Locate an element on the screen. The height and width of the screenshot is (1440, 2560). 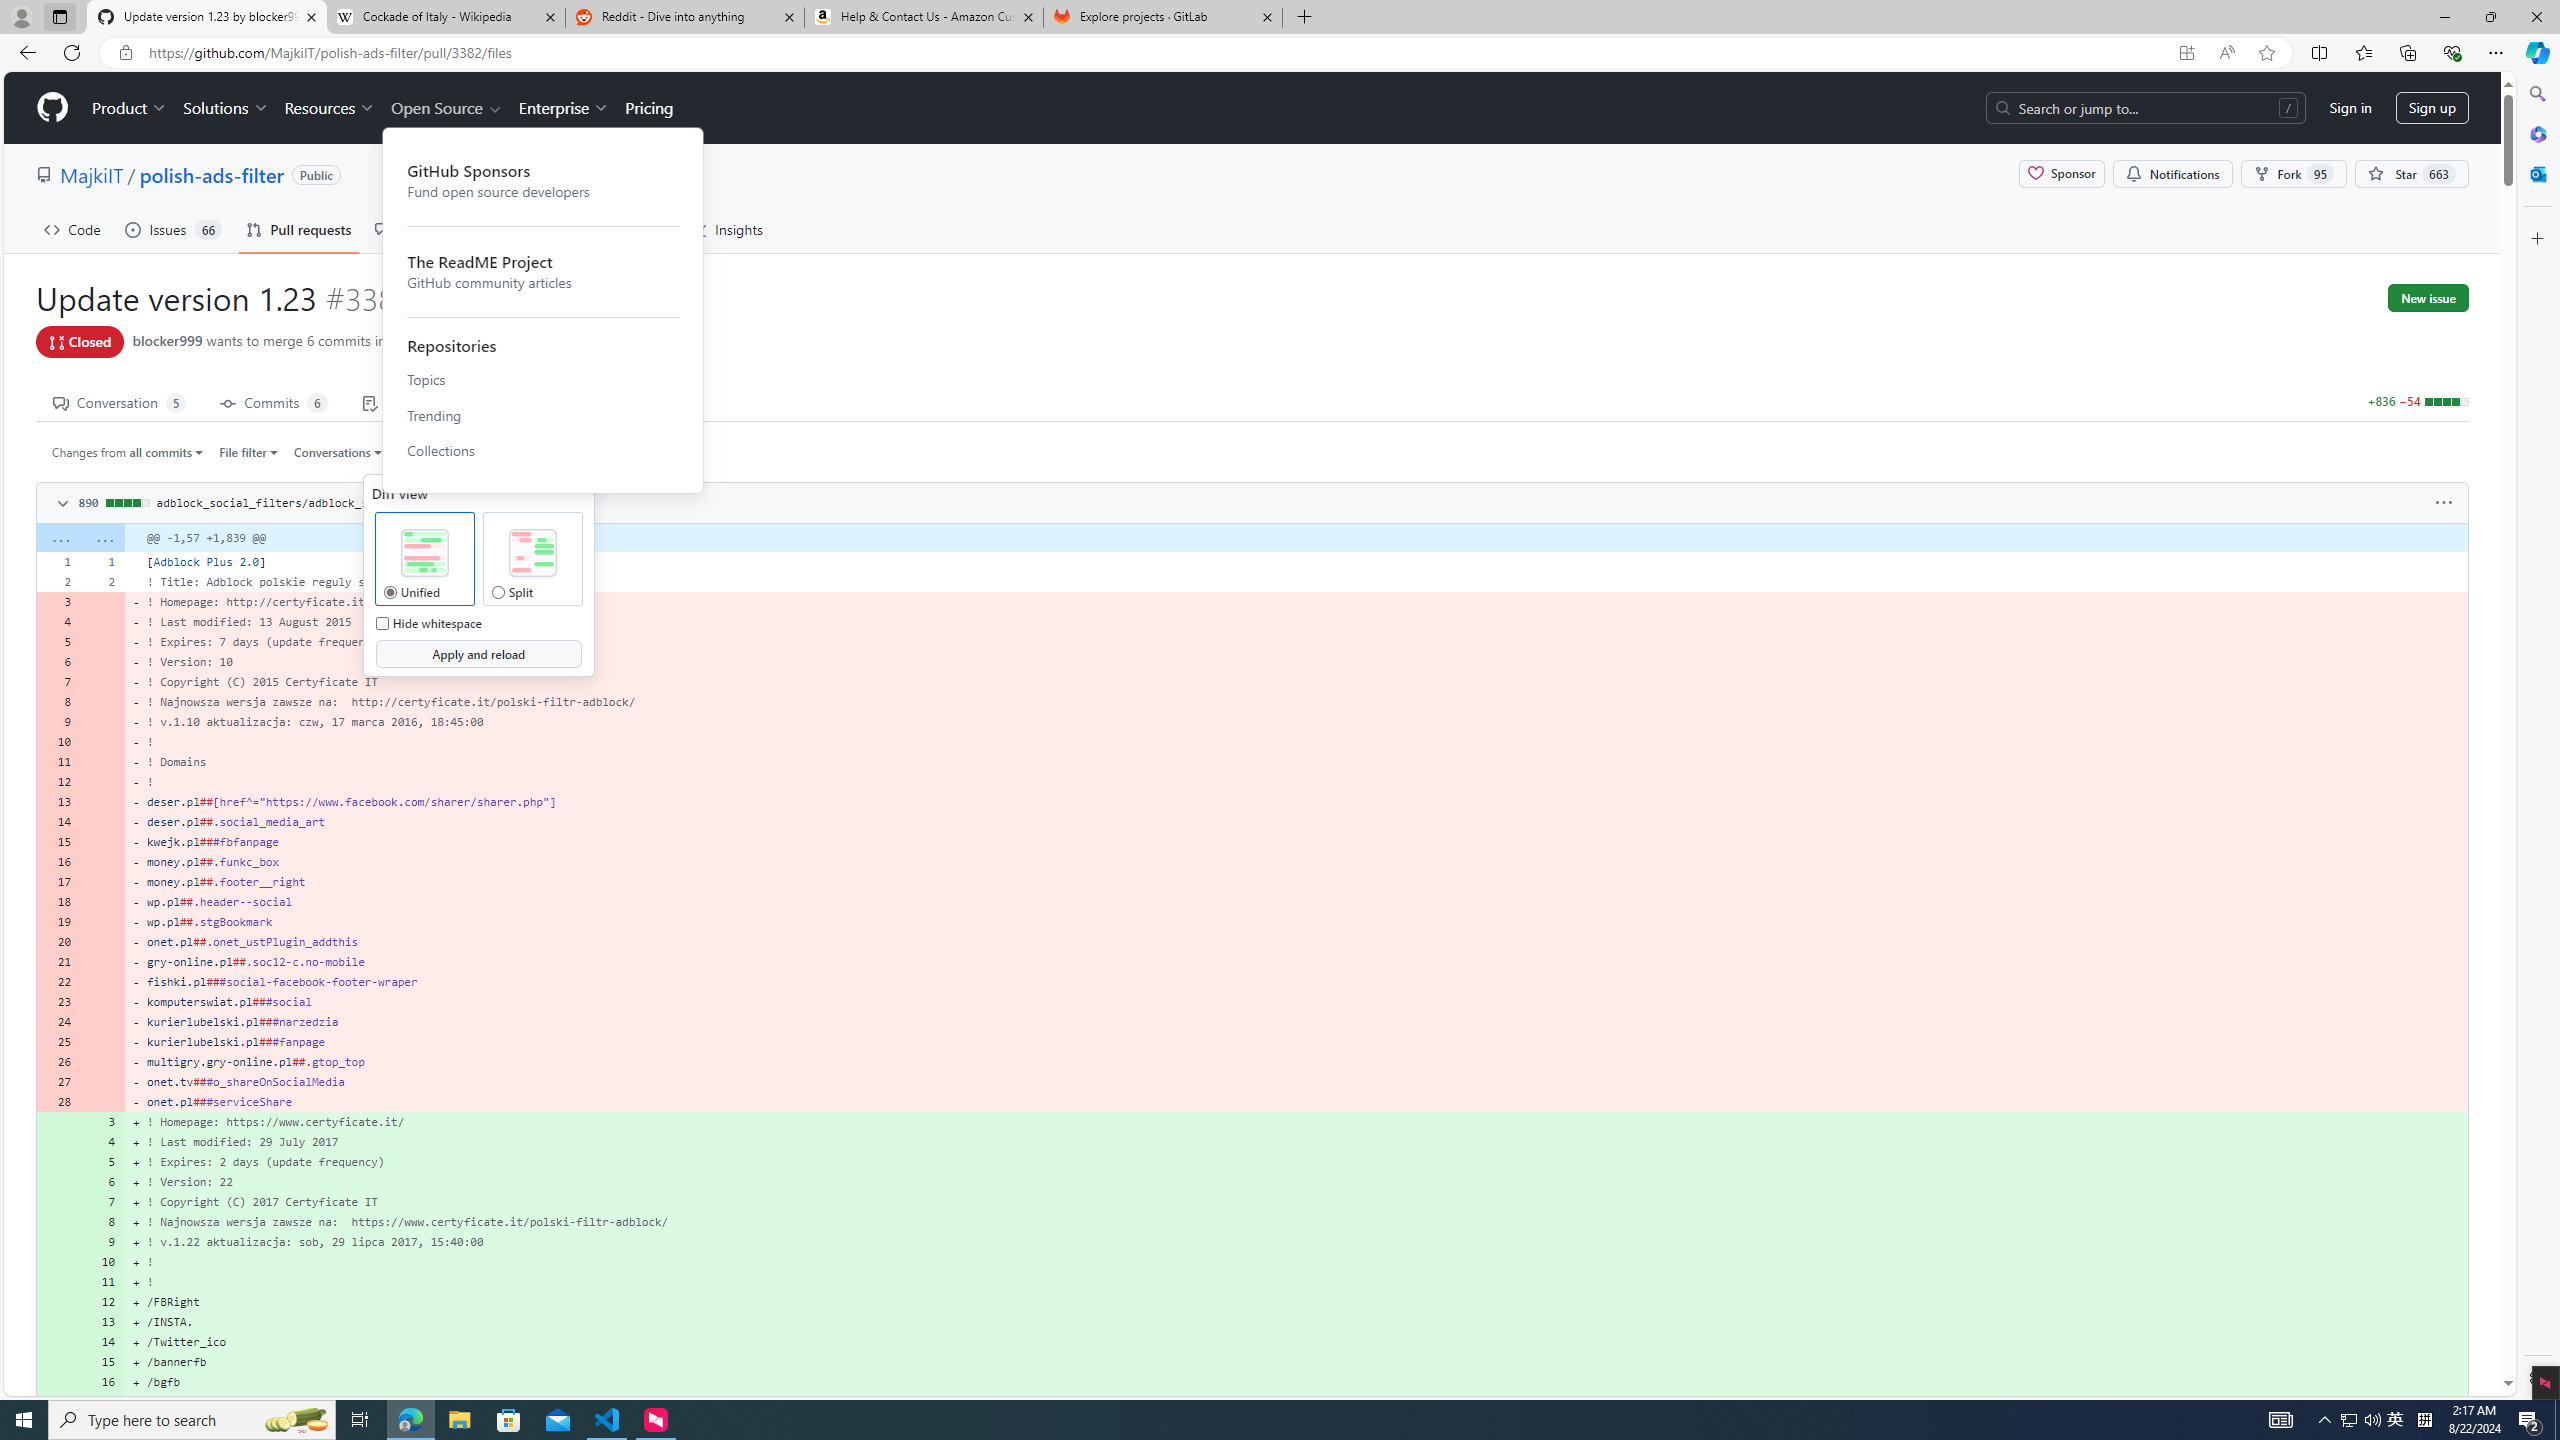
'Resources' is located at coordinates (330, 107).